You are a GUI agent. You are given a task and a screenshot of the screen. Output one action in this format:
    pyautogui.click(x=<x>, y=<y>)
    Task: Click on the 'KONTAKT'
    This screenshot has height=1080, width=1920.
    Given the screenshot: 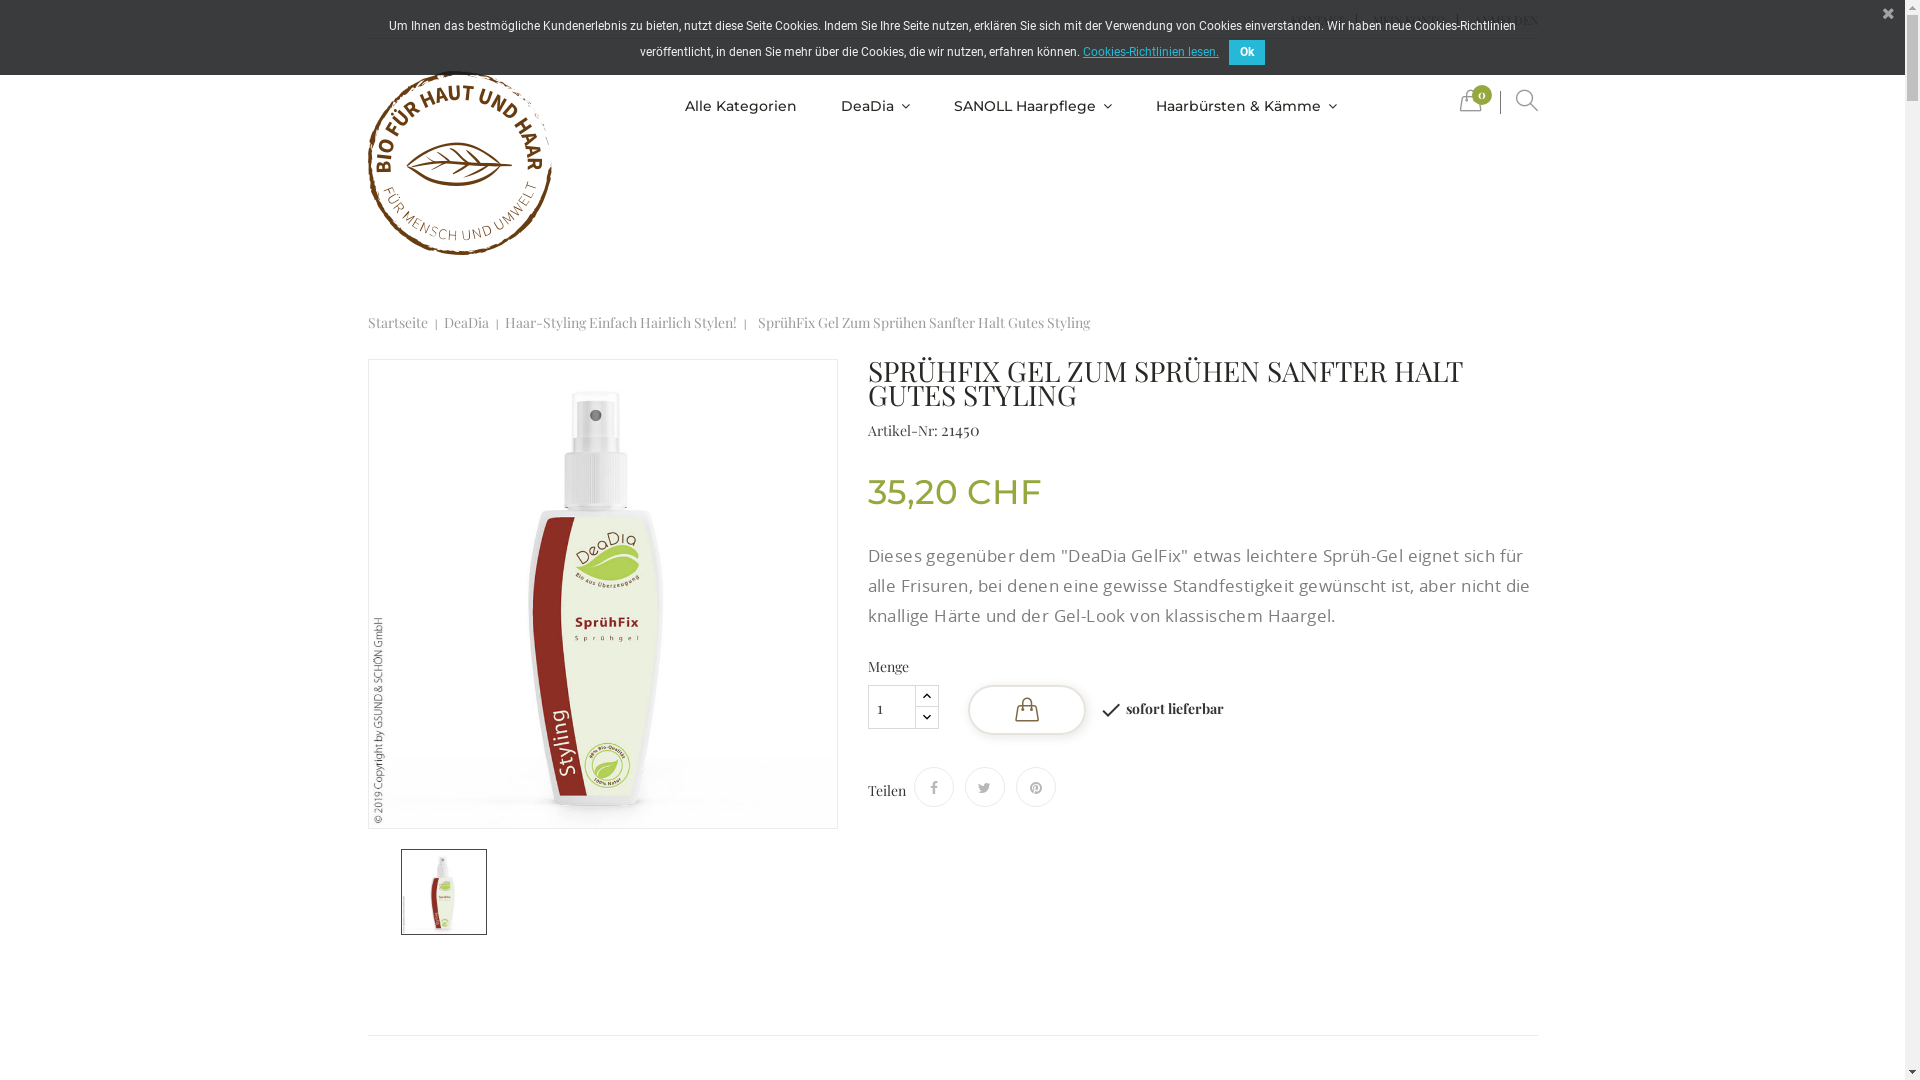 What is the action you would take?
    pyautogui.click(x=1276, y=20)
    